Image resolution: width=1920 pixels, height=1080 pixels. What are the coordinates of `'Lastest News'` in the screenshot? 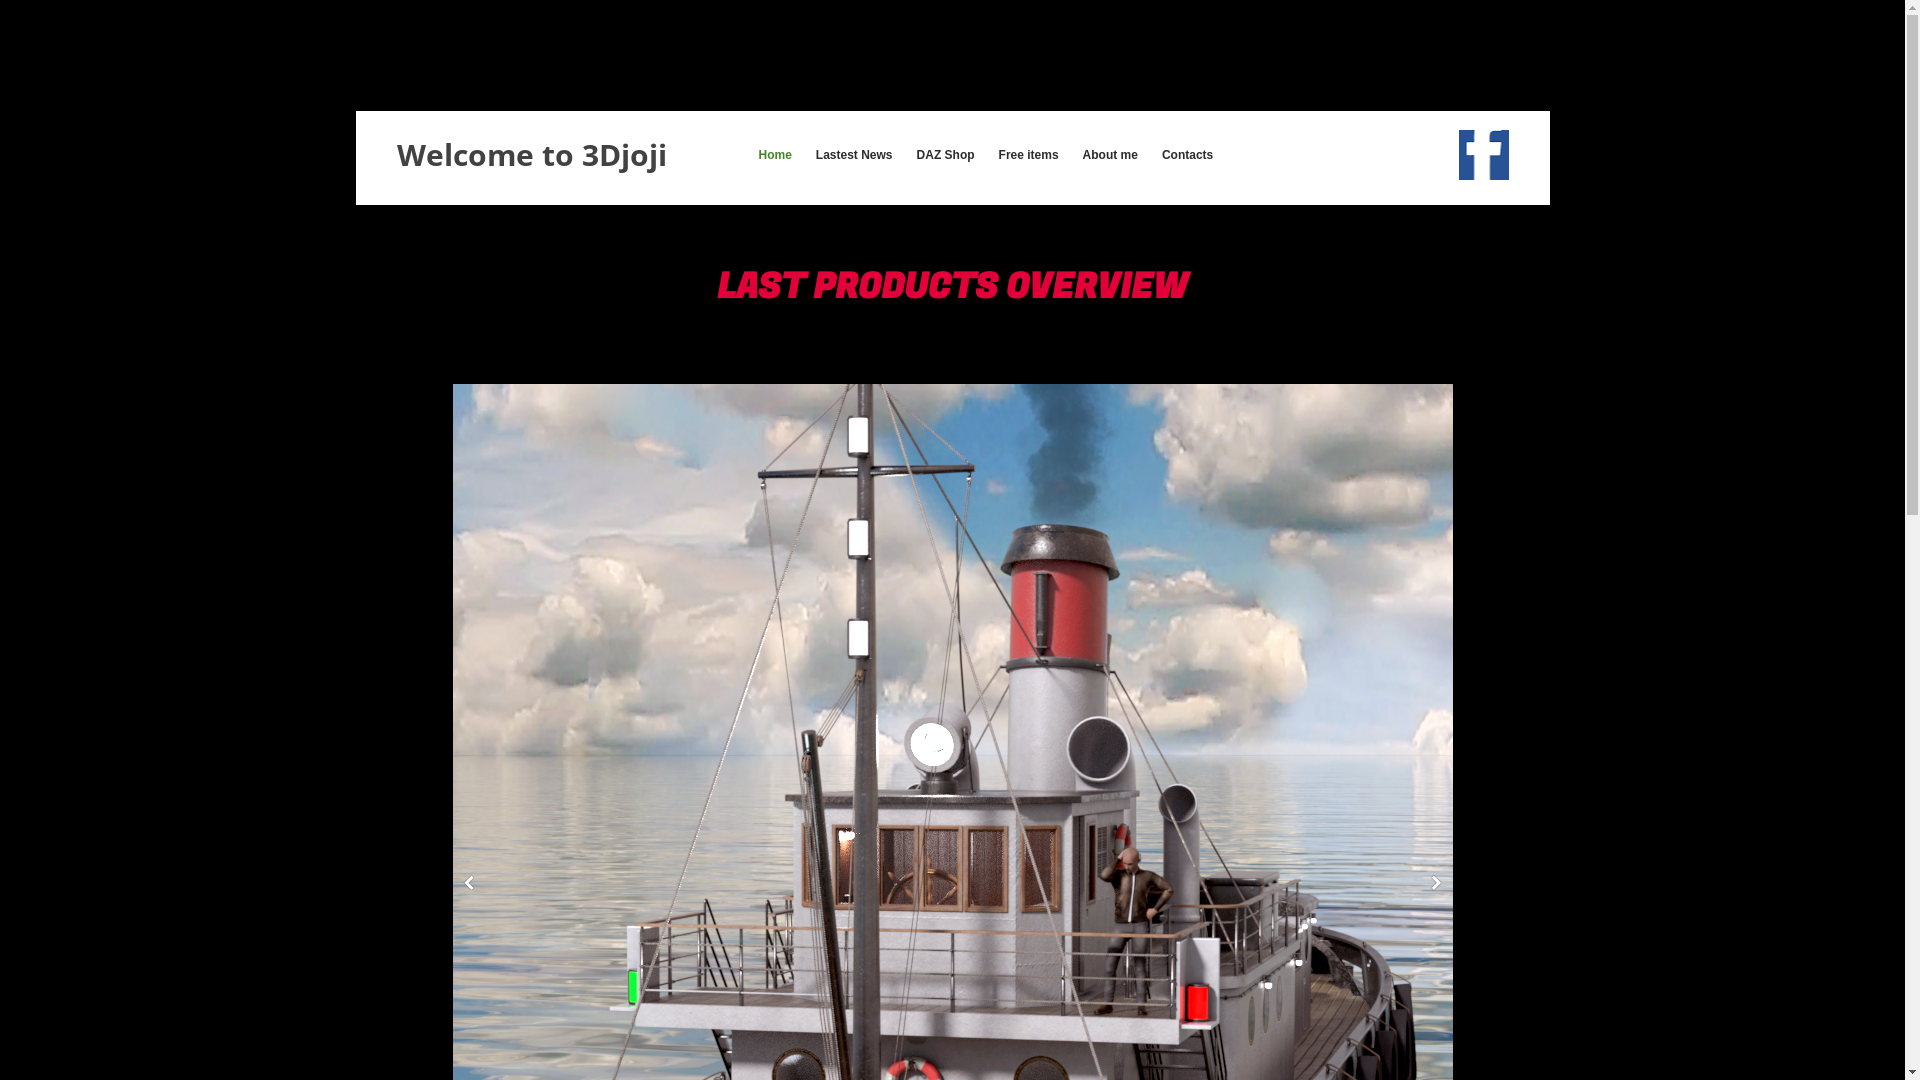 It's located at (854, 153).